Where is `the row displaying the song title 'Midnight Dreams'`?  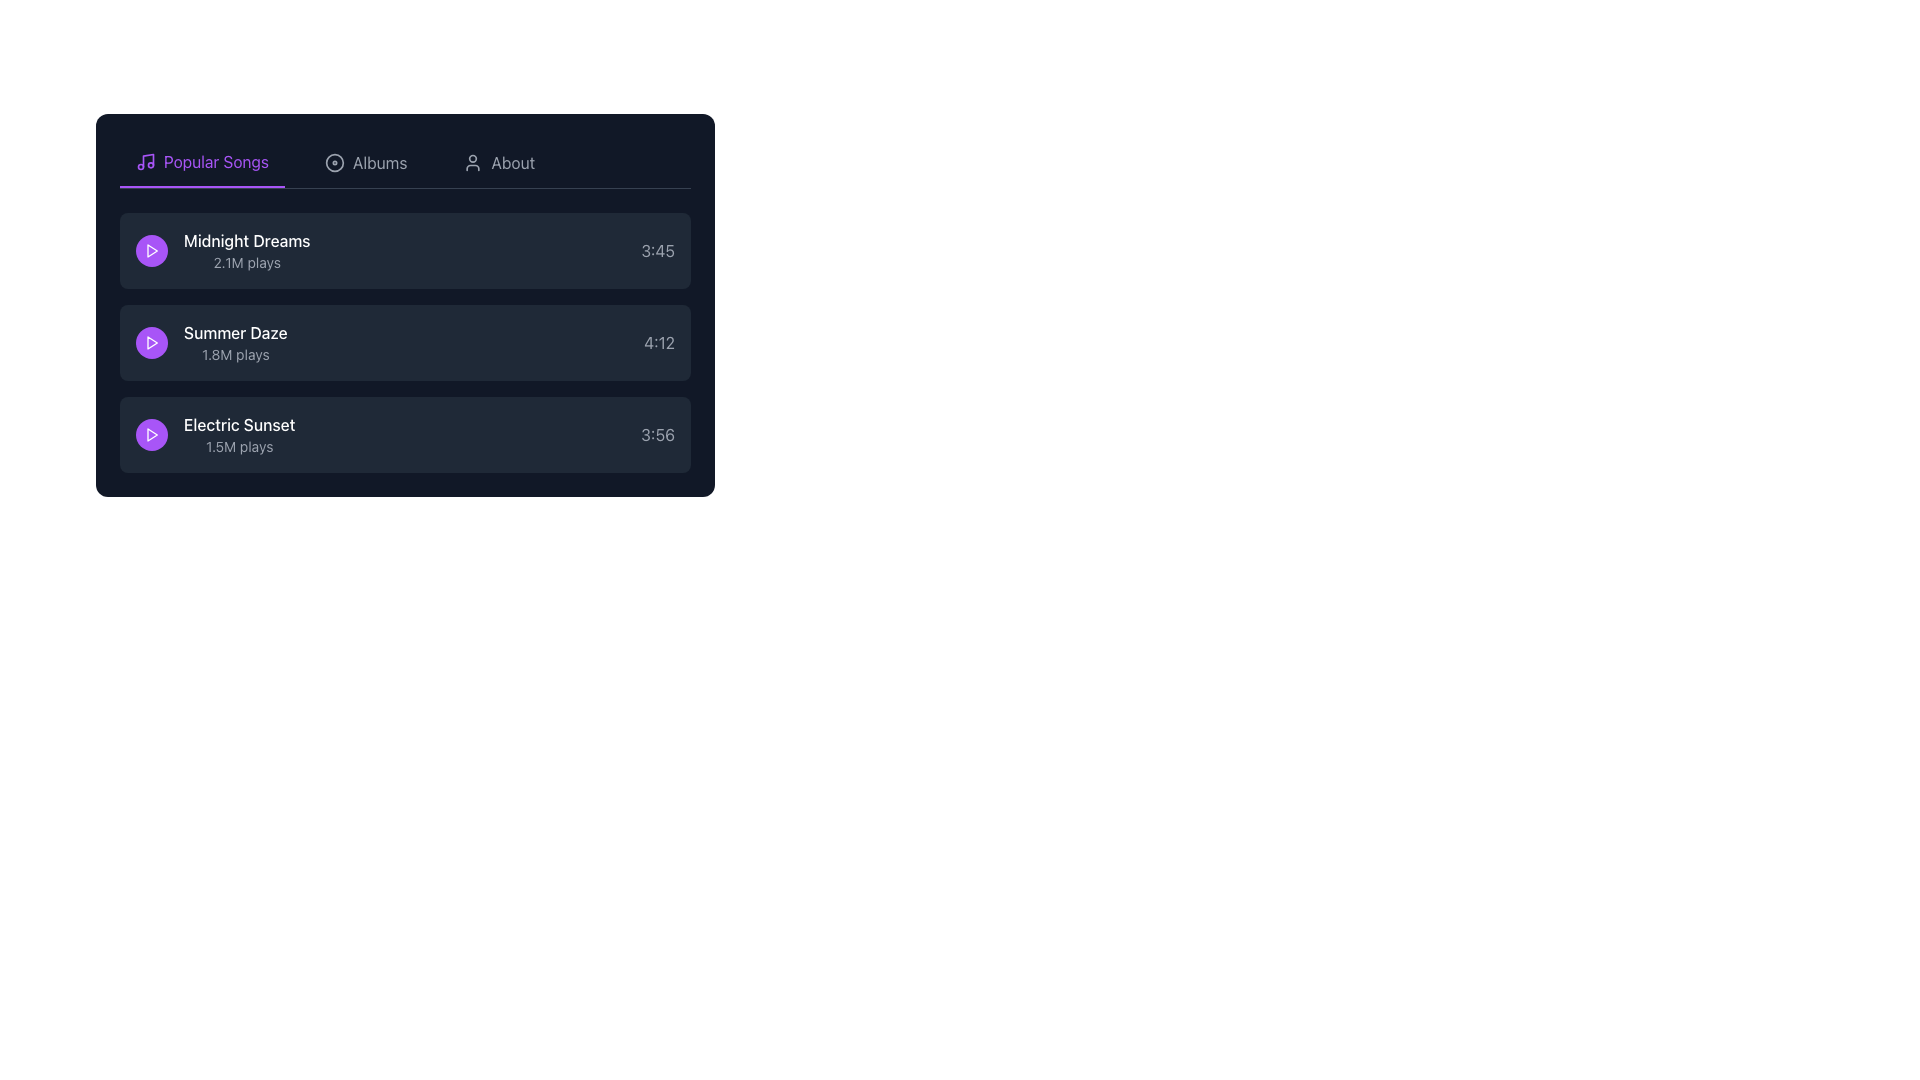
the row displaying the song title 'Midnight Dreams' is located at coordinates (245, 249).